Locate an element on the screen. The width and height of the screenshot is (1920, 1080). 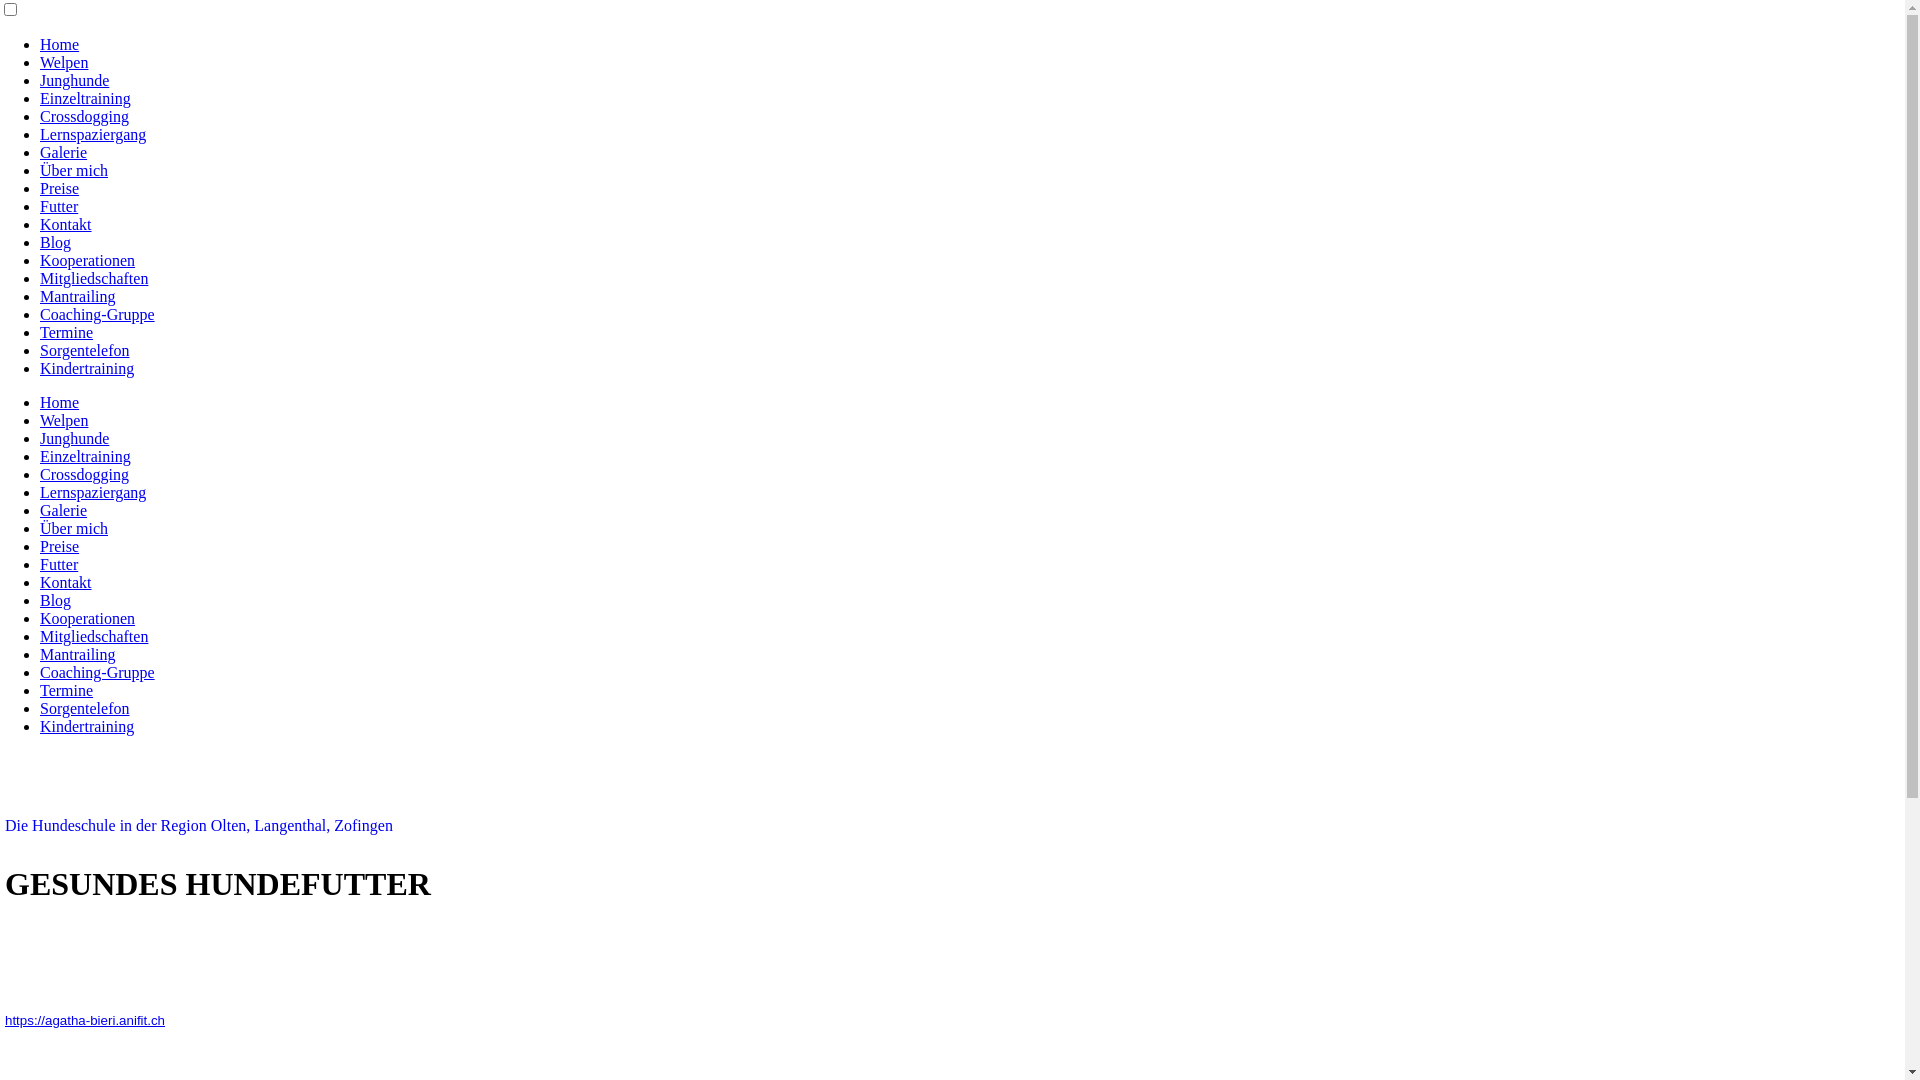
'Lernspaziergang' is located at coordinates (91, 134).